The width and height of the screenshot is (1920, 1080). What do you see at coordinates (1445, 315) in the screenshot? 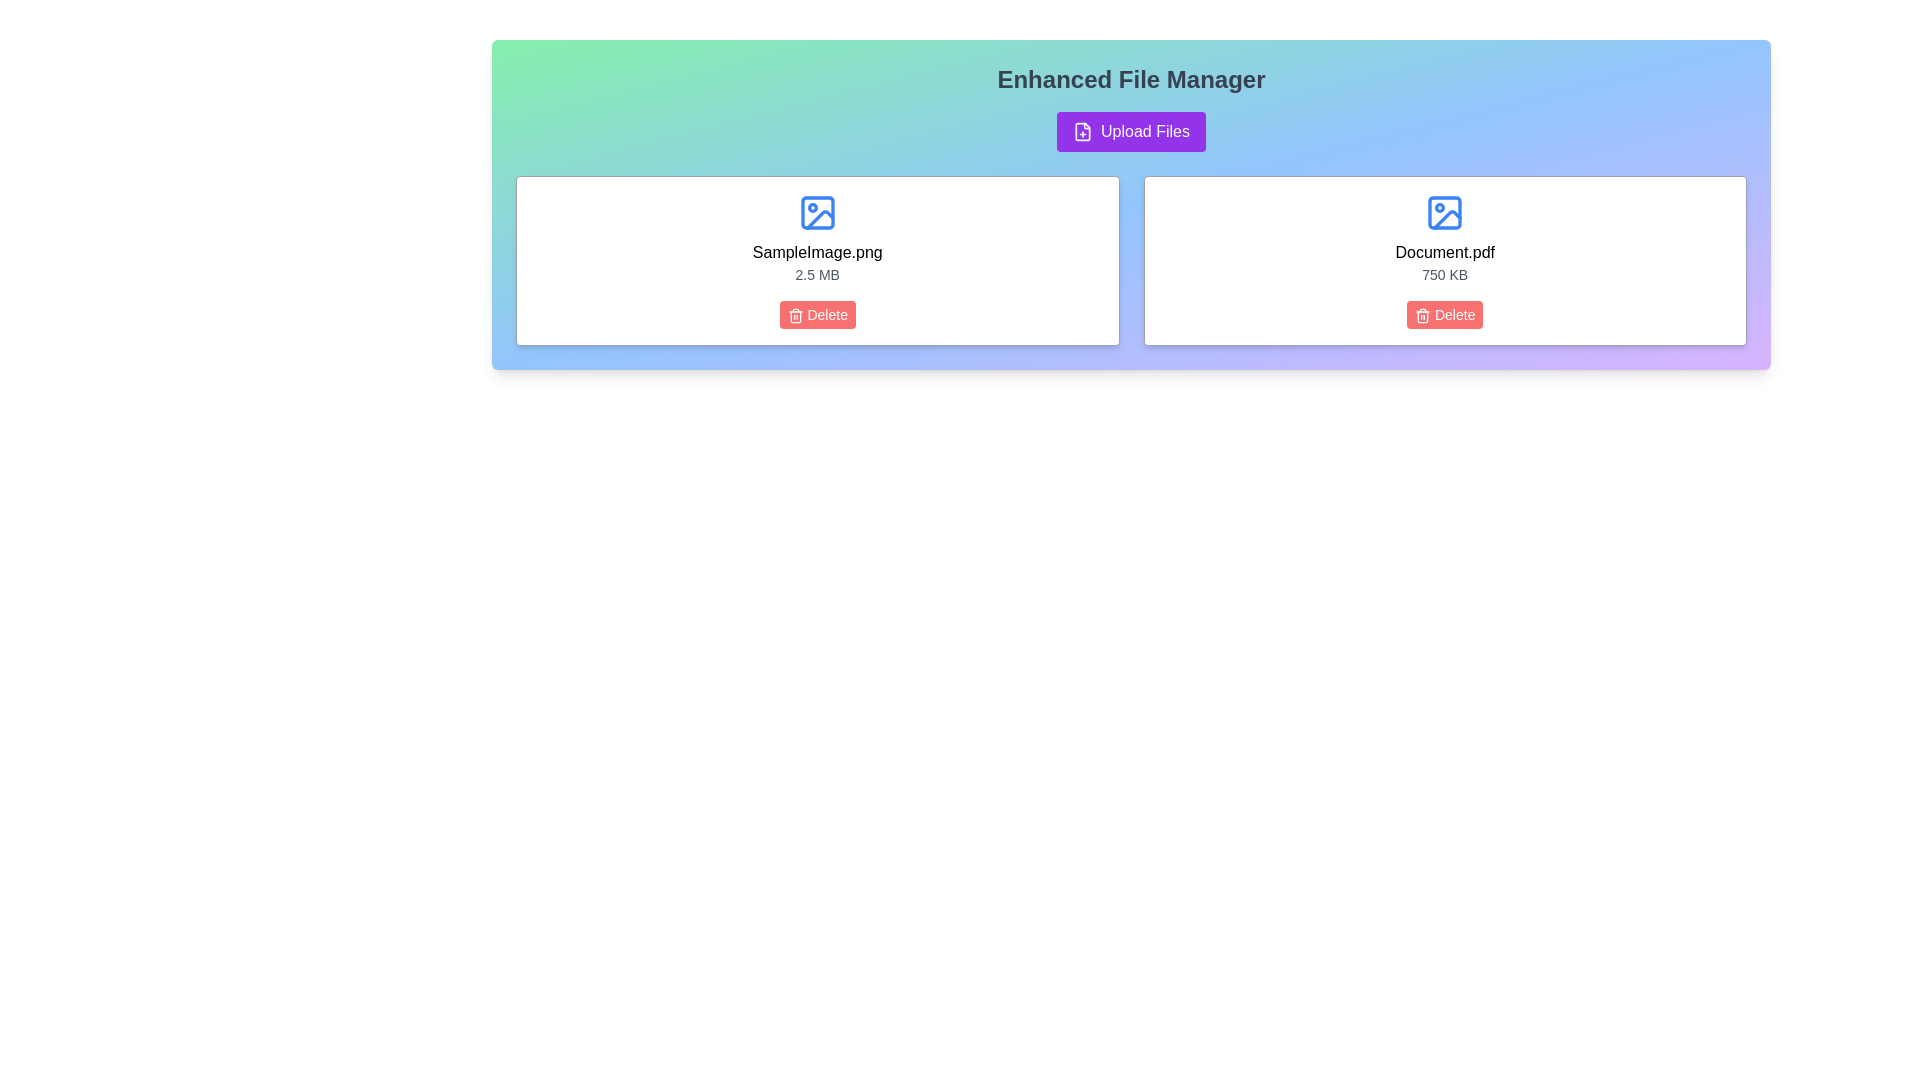
I see `the red 'Delete' button with a trash bin icon` at bounding box center [1445, 315].